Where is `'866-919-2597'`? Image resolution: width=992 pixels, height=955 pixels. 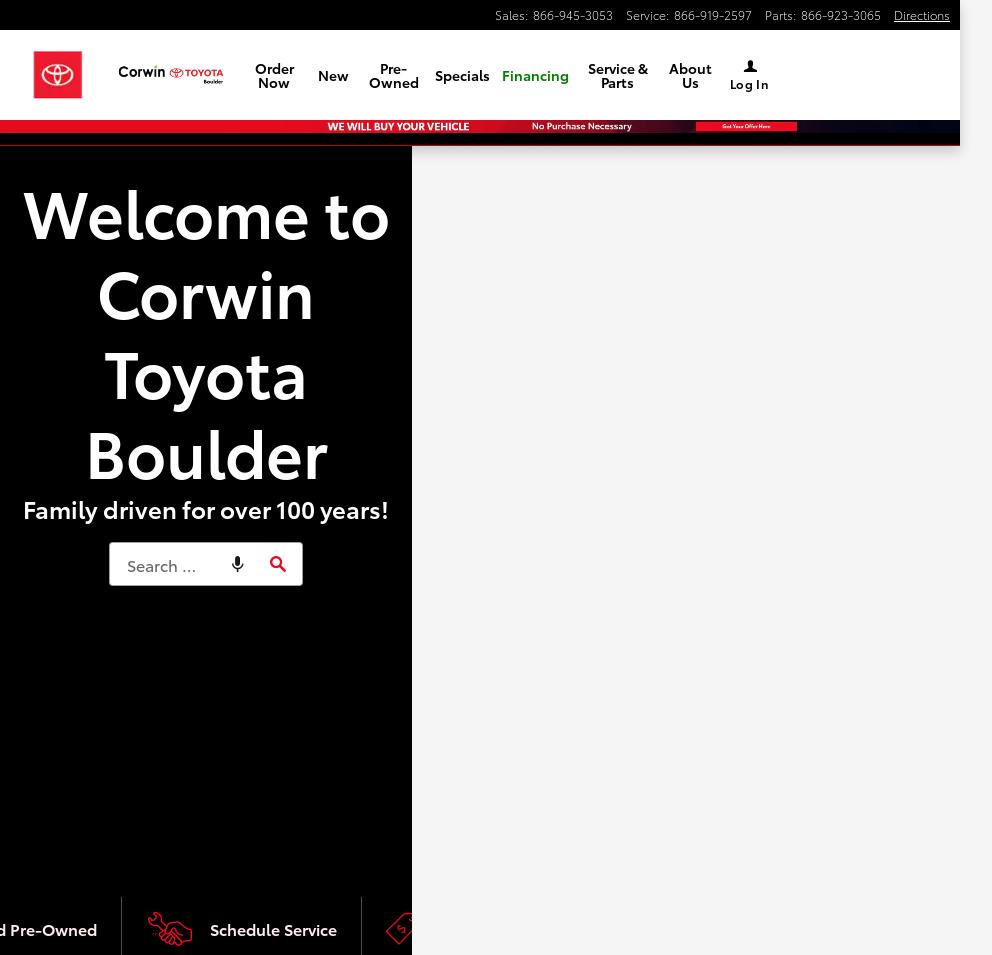 '866-919-2597' is located at coordinates (713, 13).